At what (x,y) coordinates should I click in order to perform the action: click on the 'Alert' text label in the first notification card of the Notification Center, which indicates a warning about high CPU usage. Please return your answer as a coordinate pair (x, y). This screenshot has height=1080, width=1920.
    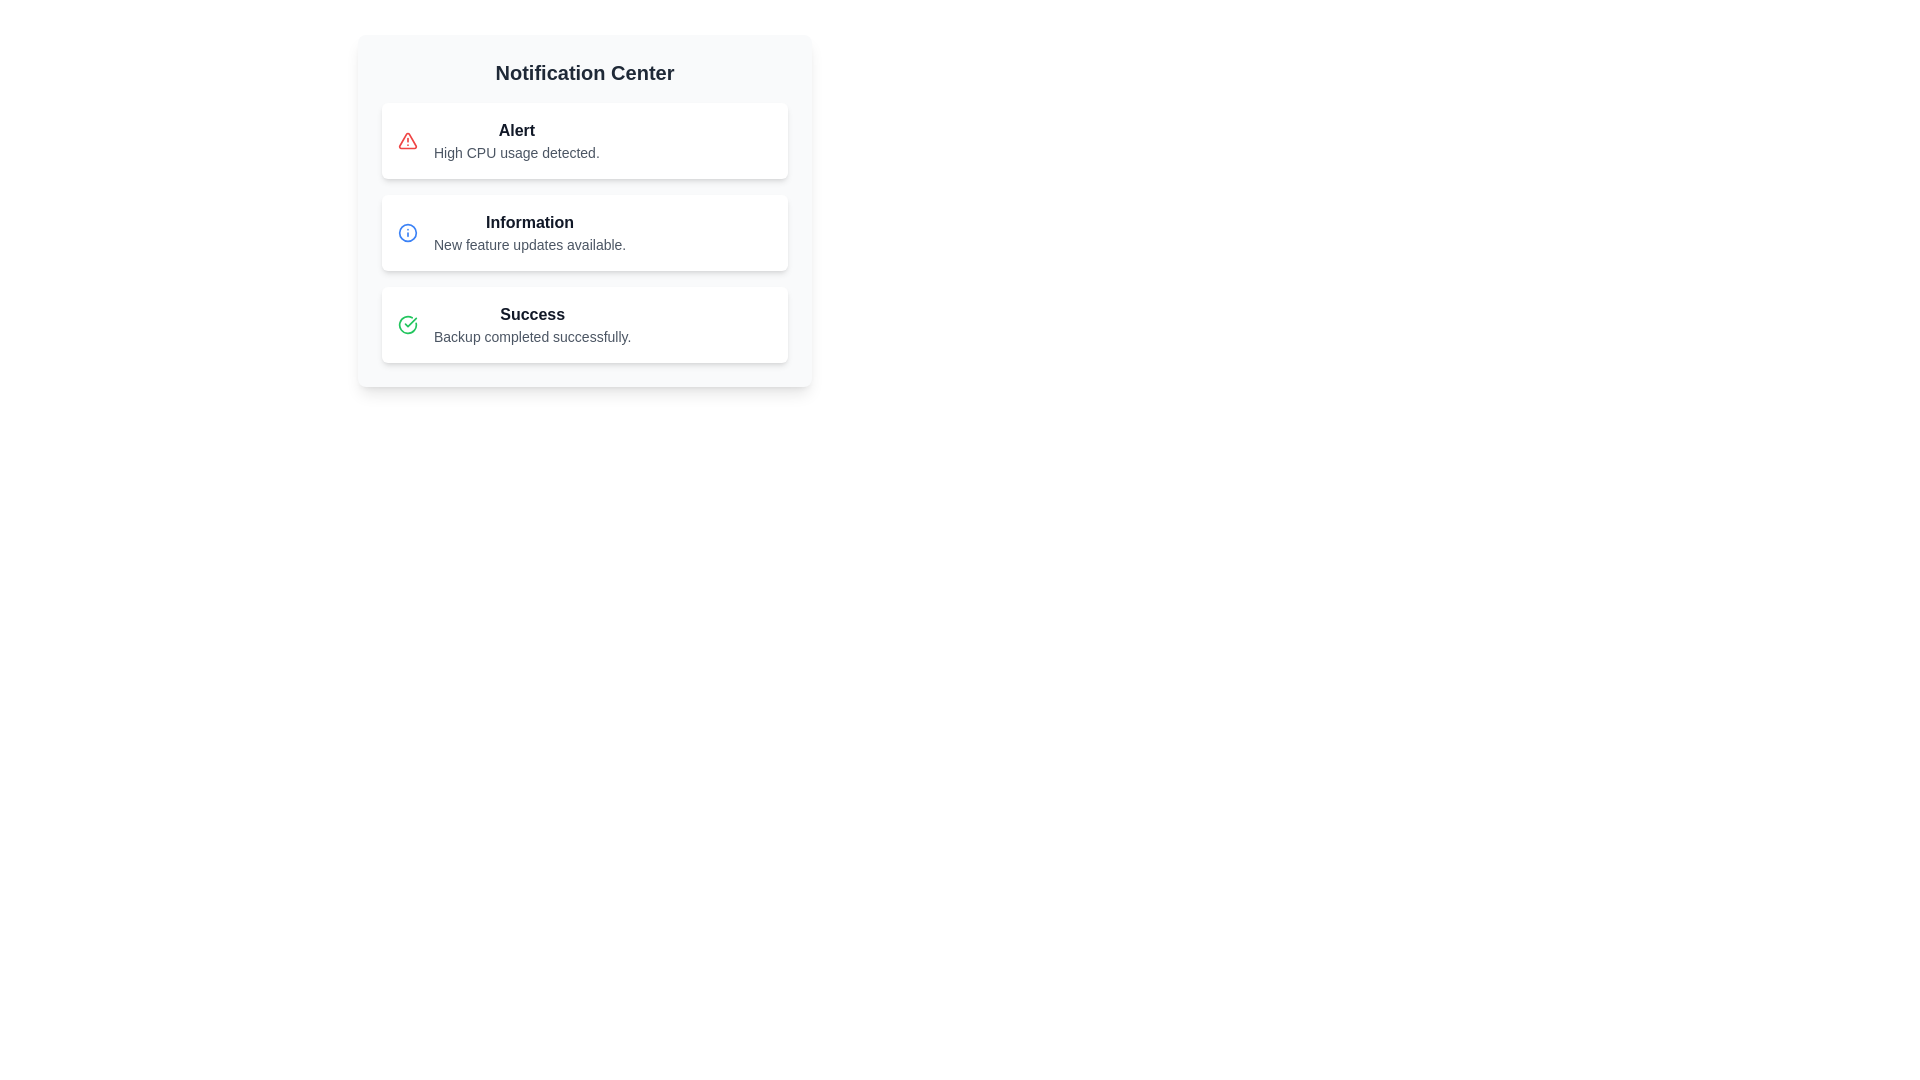
    Looking at the image, I should click on (516, 131).